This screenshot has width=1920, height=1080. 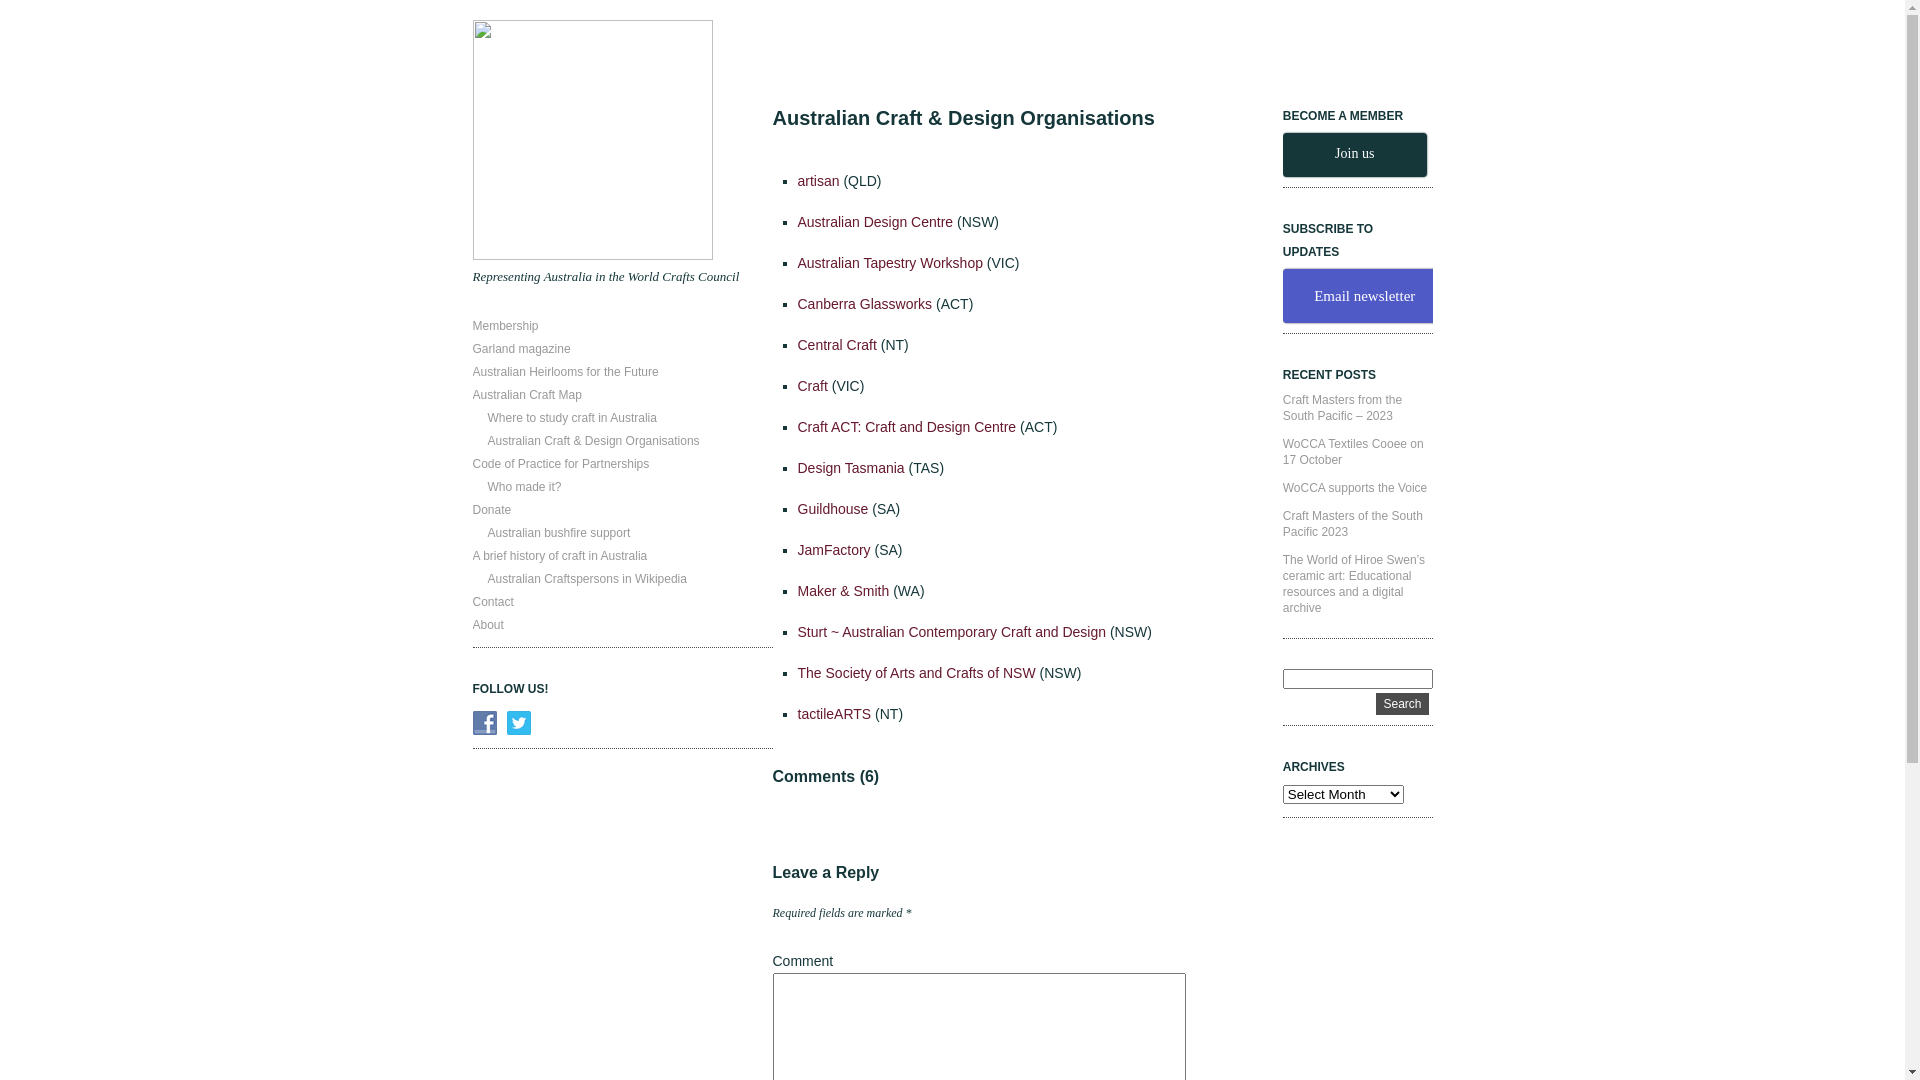 I want to click on 'Code of Practice for Partnerships', so click(x=560, y=463).